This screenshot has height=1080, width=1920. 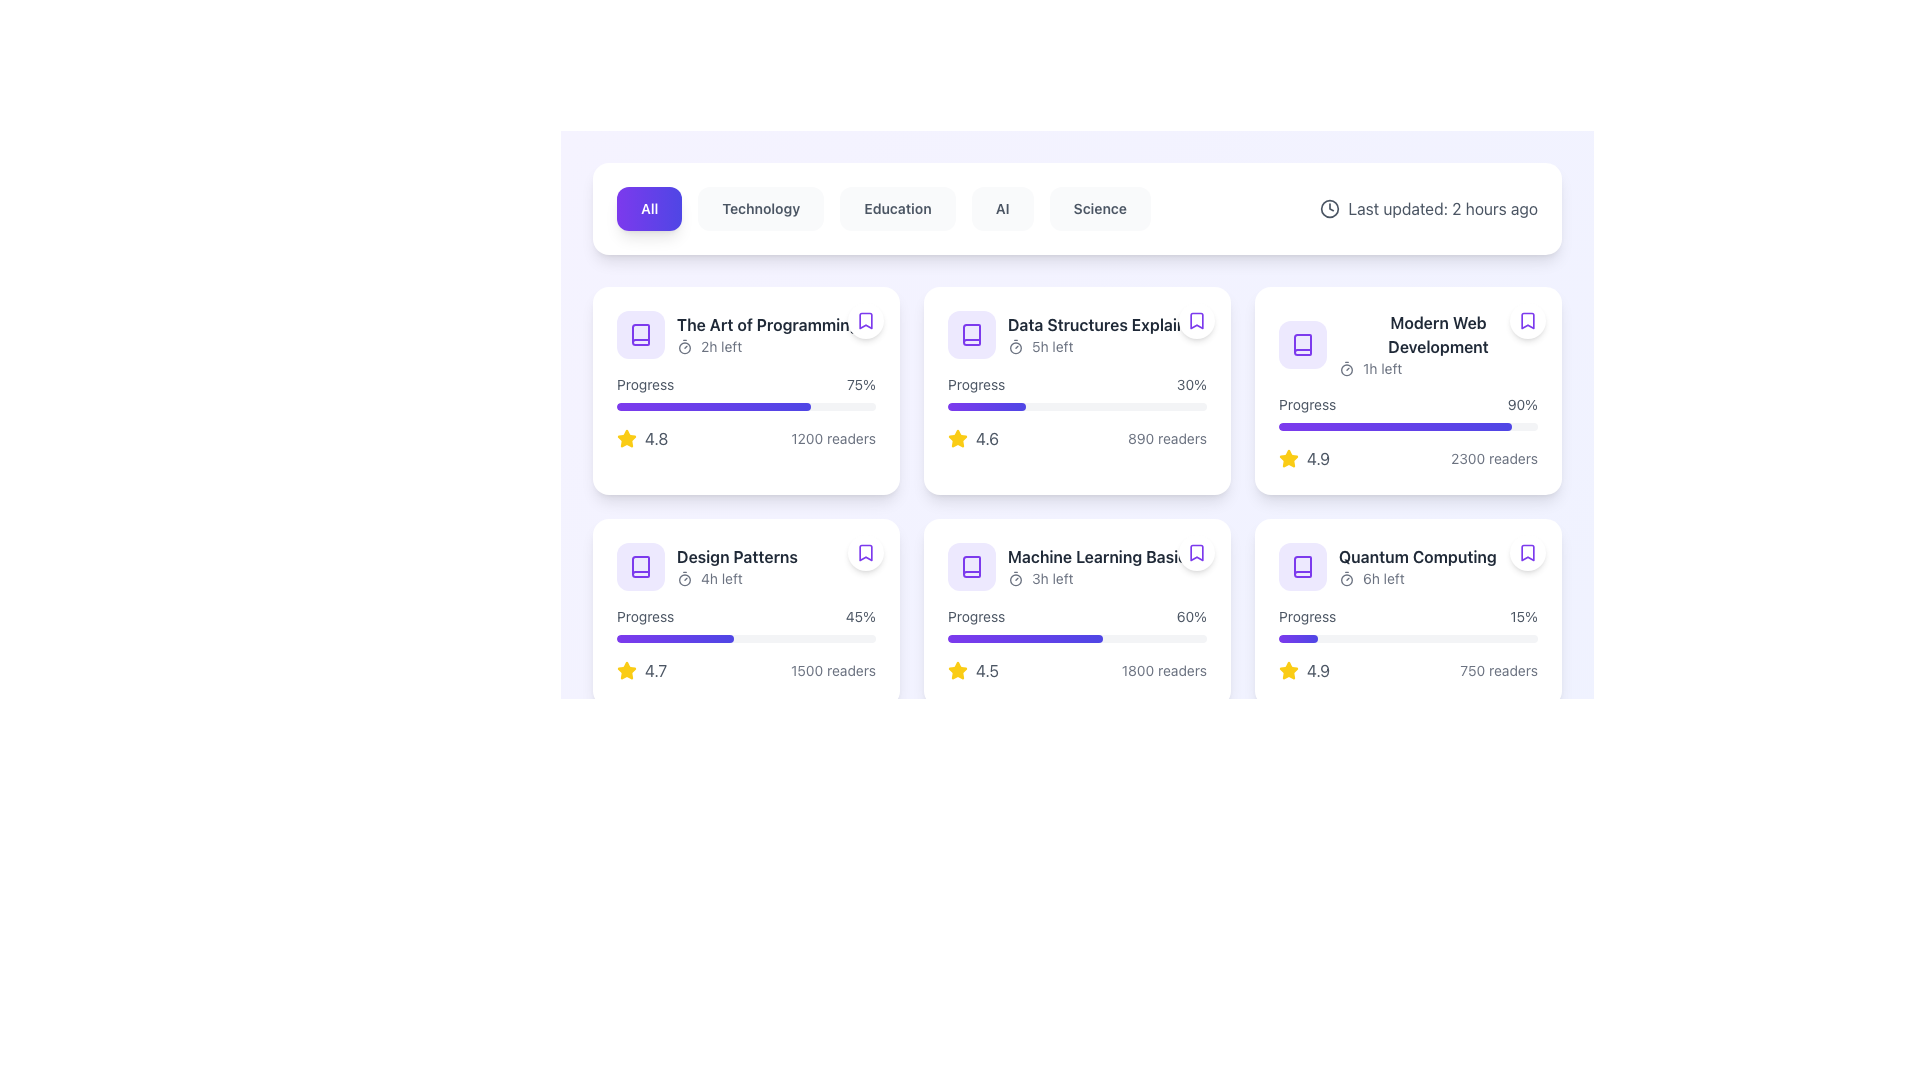 What do you see at coordinates (1302, 343) in the screenshot?
I see `the violet-themed book icon within the rounded rectangle located in the Modern Web Development section, specifically the first row's third item` at bounding box center [1302, 343].